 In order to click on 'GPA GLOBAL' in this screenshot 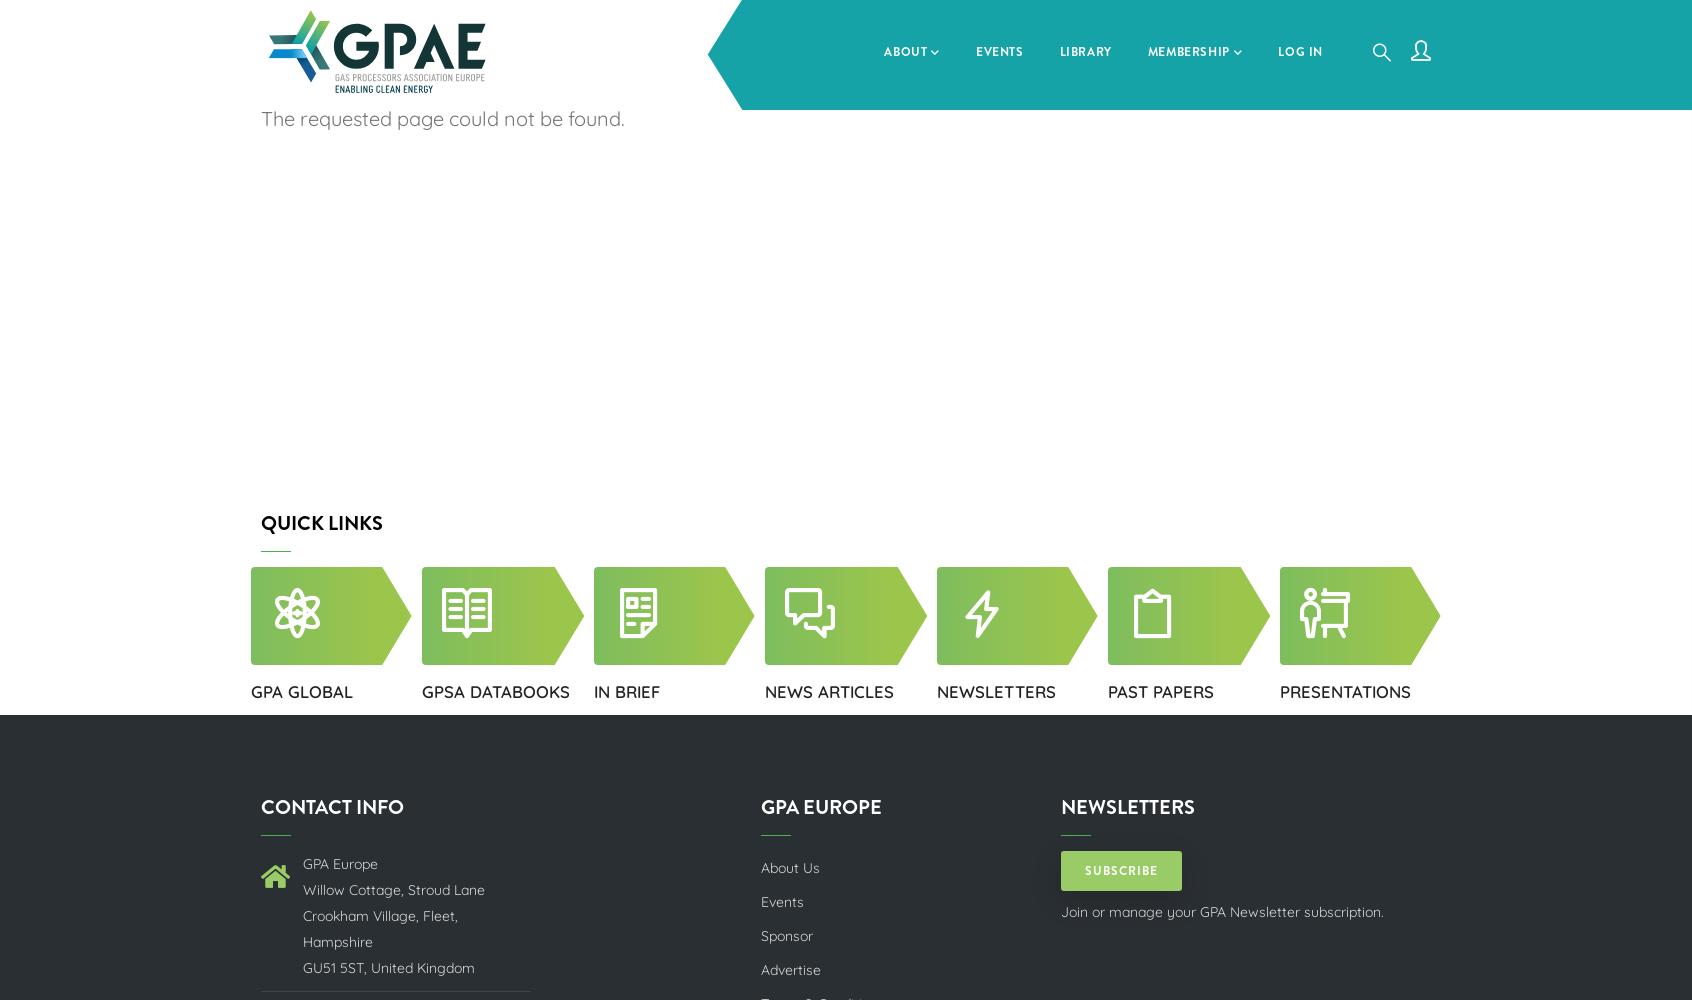, I will do `click(301, 690)`.